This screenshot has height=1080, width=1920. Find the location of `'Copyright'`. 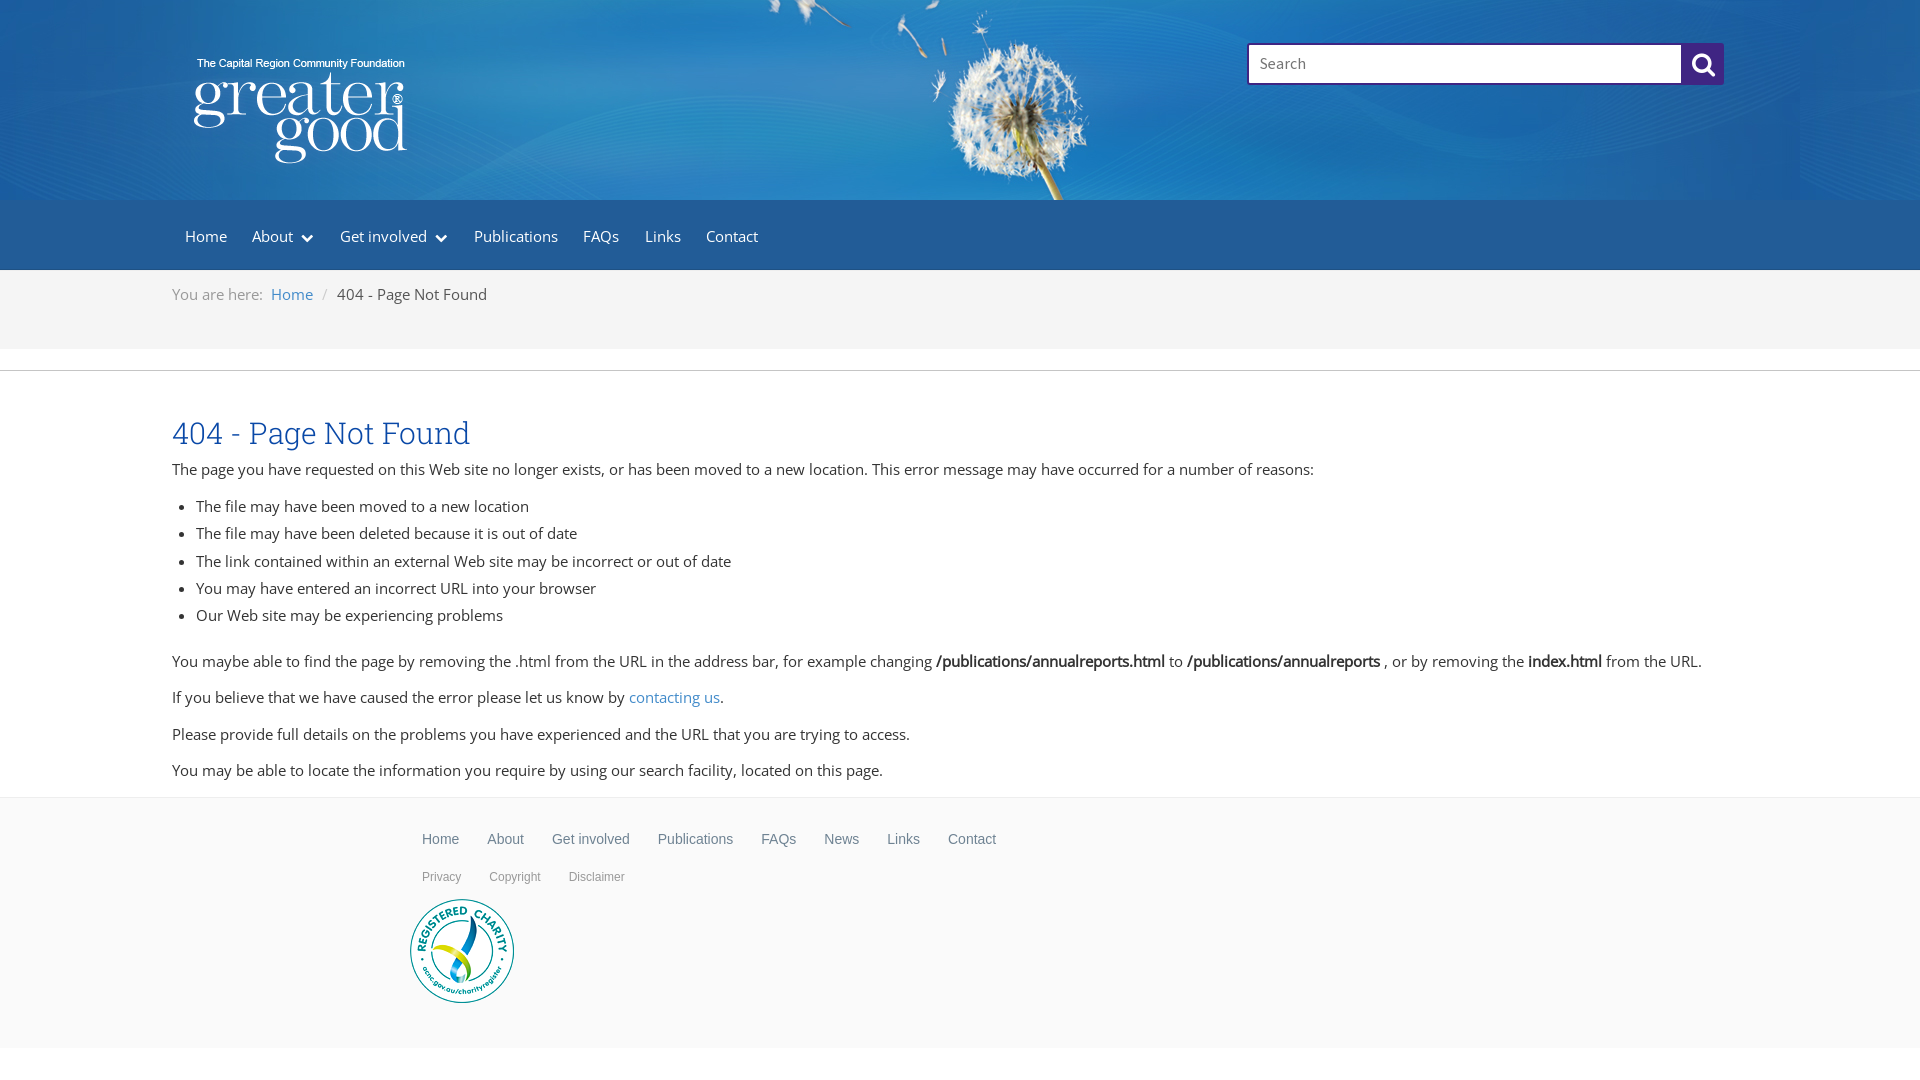

'Copyright' is located at coordinates (474, 875).